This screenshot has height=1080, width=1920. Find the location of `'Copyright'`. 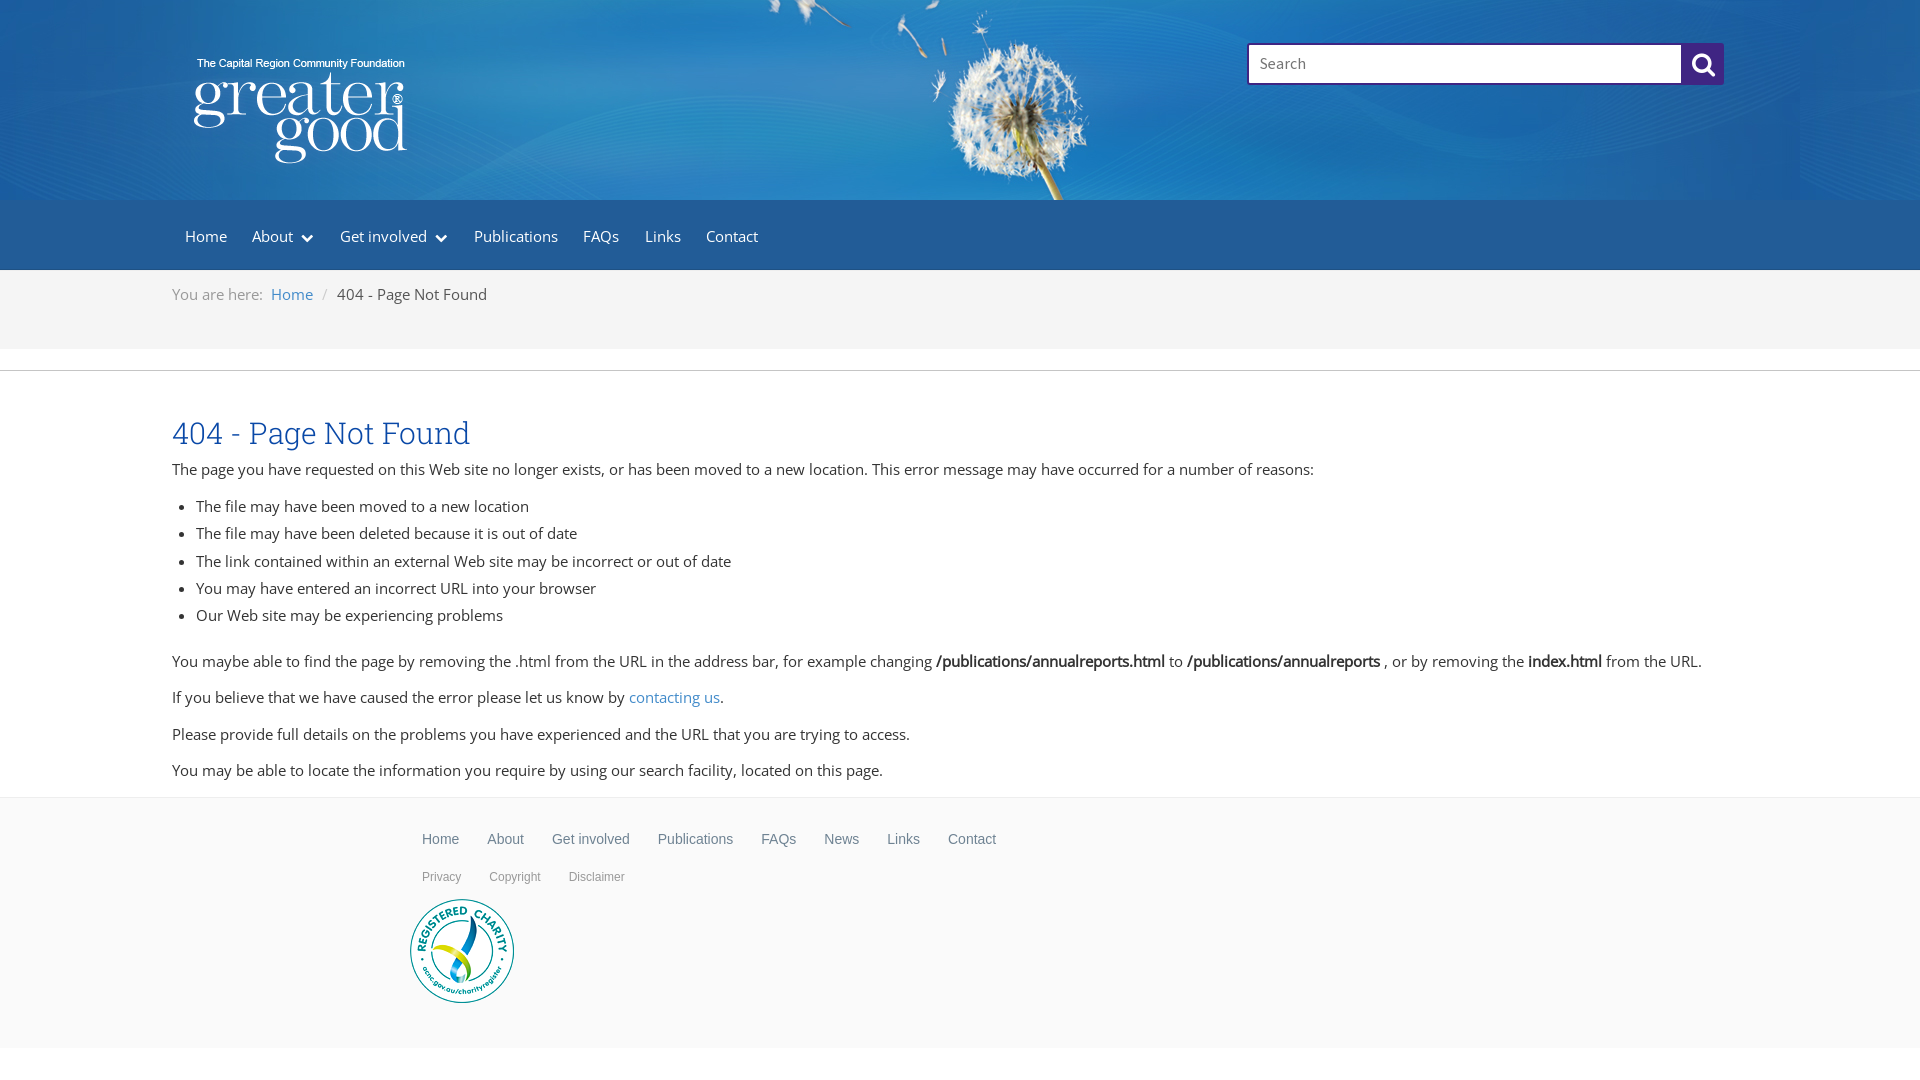

'Copyright' is located at coordinates (474, 875).